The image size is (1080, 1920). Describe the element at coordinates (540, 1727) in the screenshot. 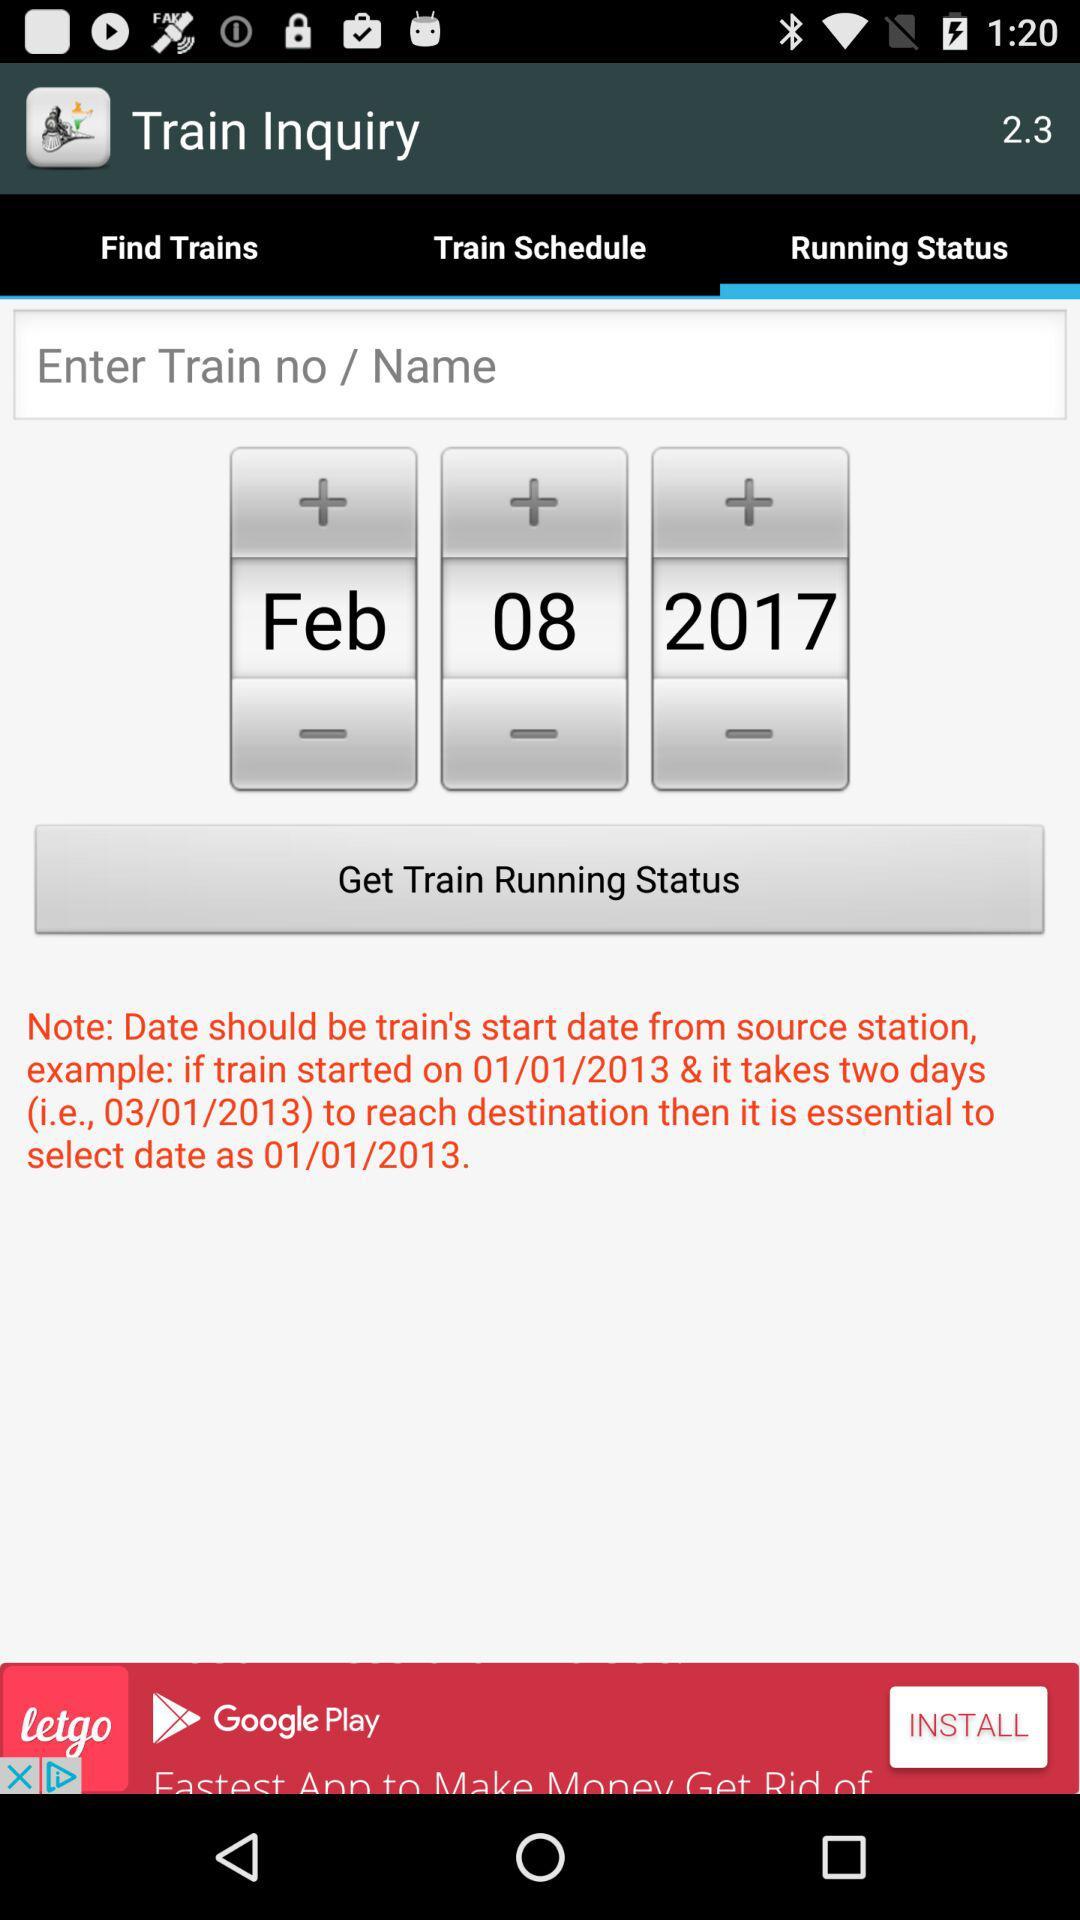

I see `advertisement` at that location.